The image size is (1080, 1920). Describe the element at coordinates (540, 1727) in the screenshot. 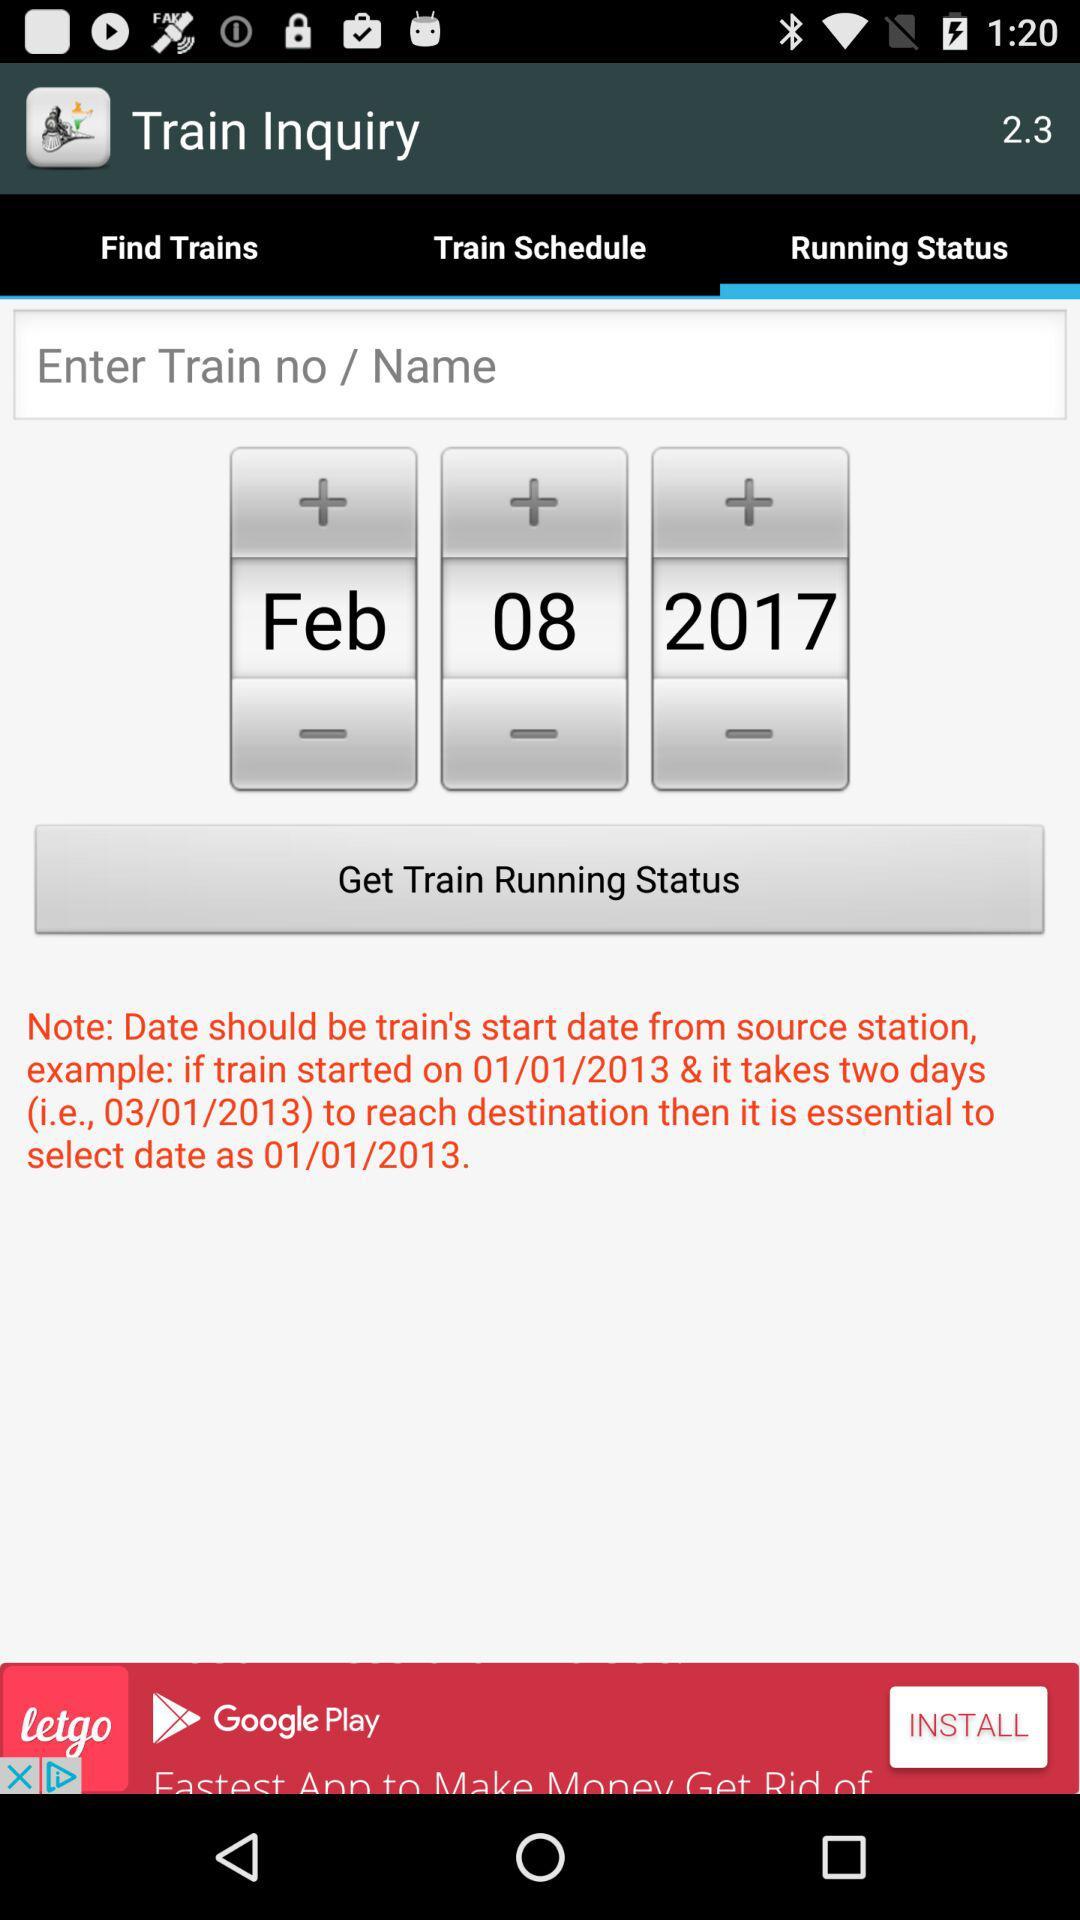

I see `advertisement` at that location.